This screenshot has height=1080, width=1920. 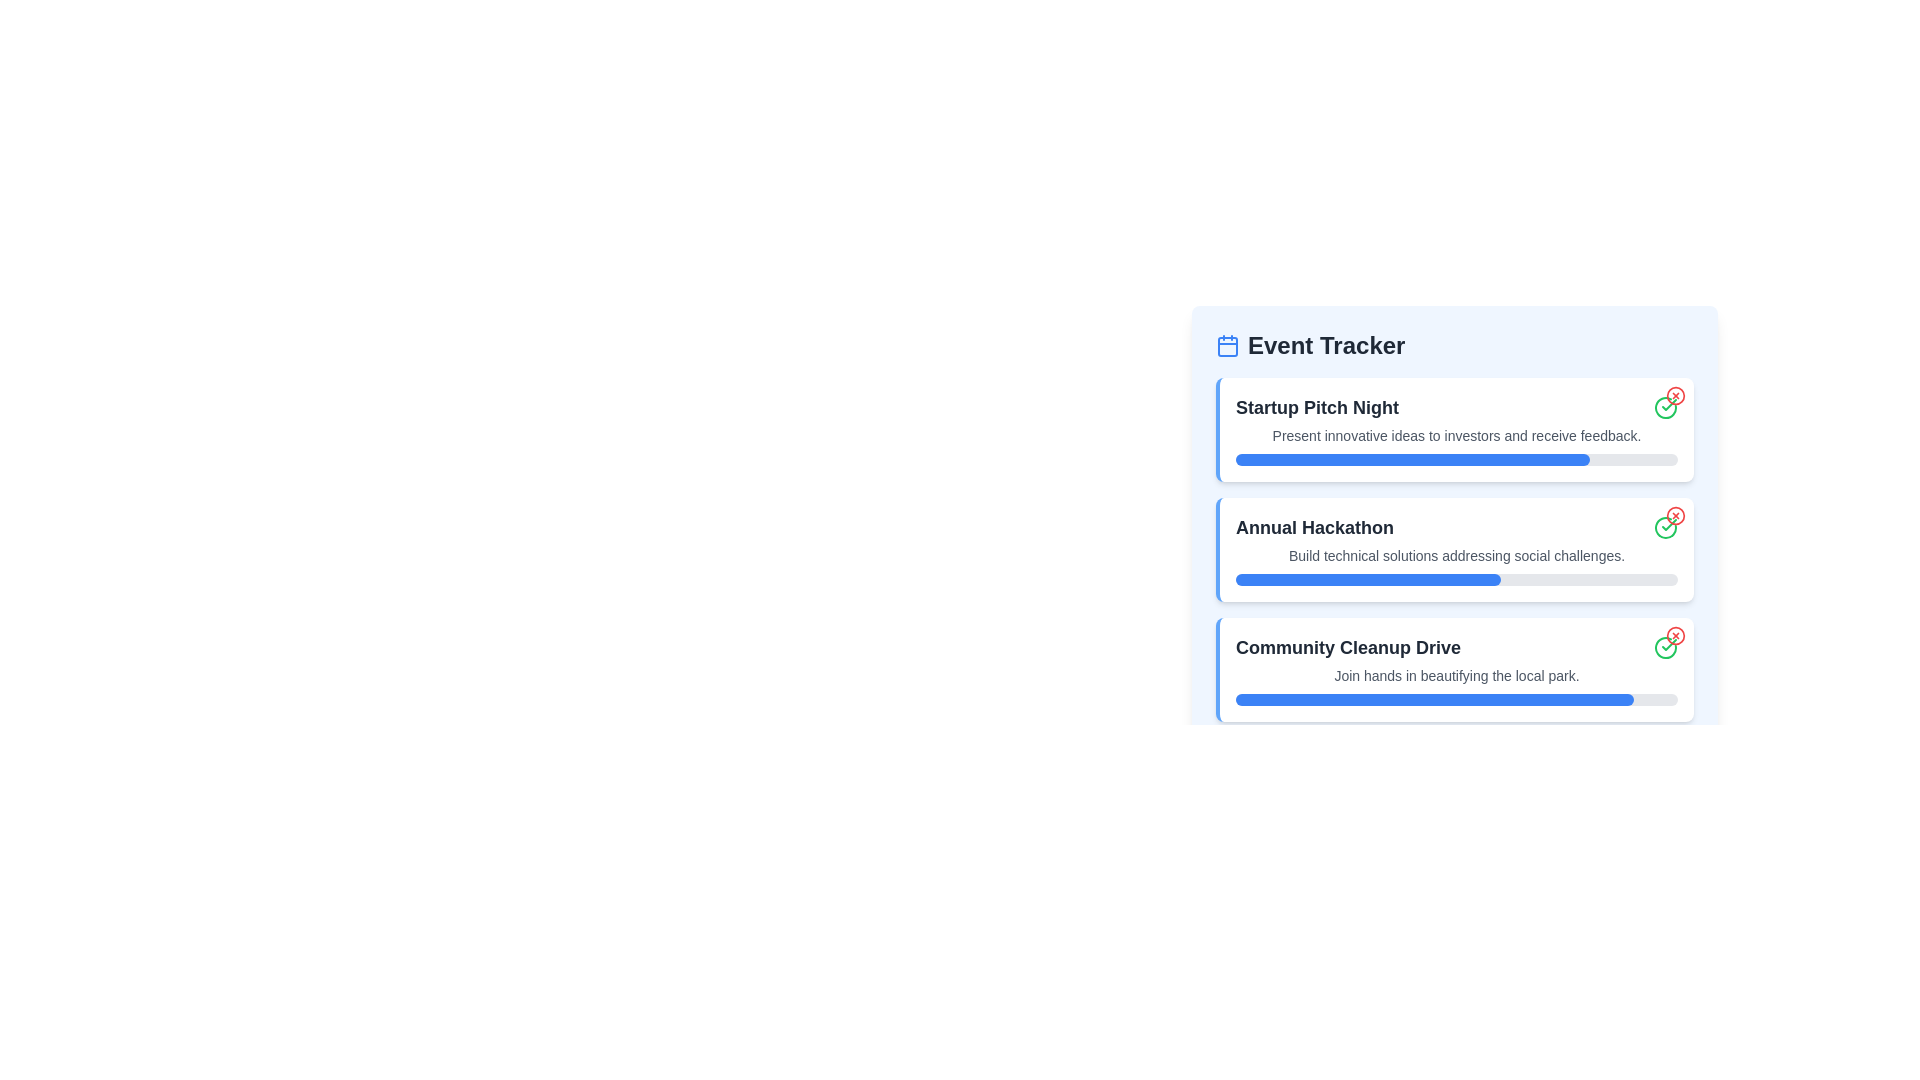 I want to click on the List component displaying information about upcoming community events, which includes titles and descriptions for 'Startup Pitch Night,' 'Annual Hackathon,' and 'Community Cleanup Drive.', so click(x=1454, y=550).